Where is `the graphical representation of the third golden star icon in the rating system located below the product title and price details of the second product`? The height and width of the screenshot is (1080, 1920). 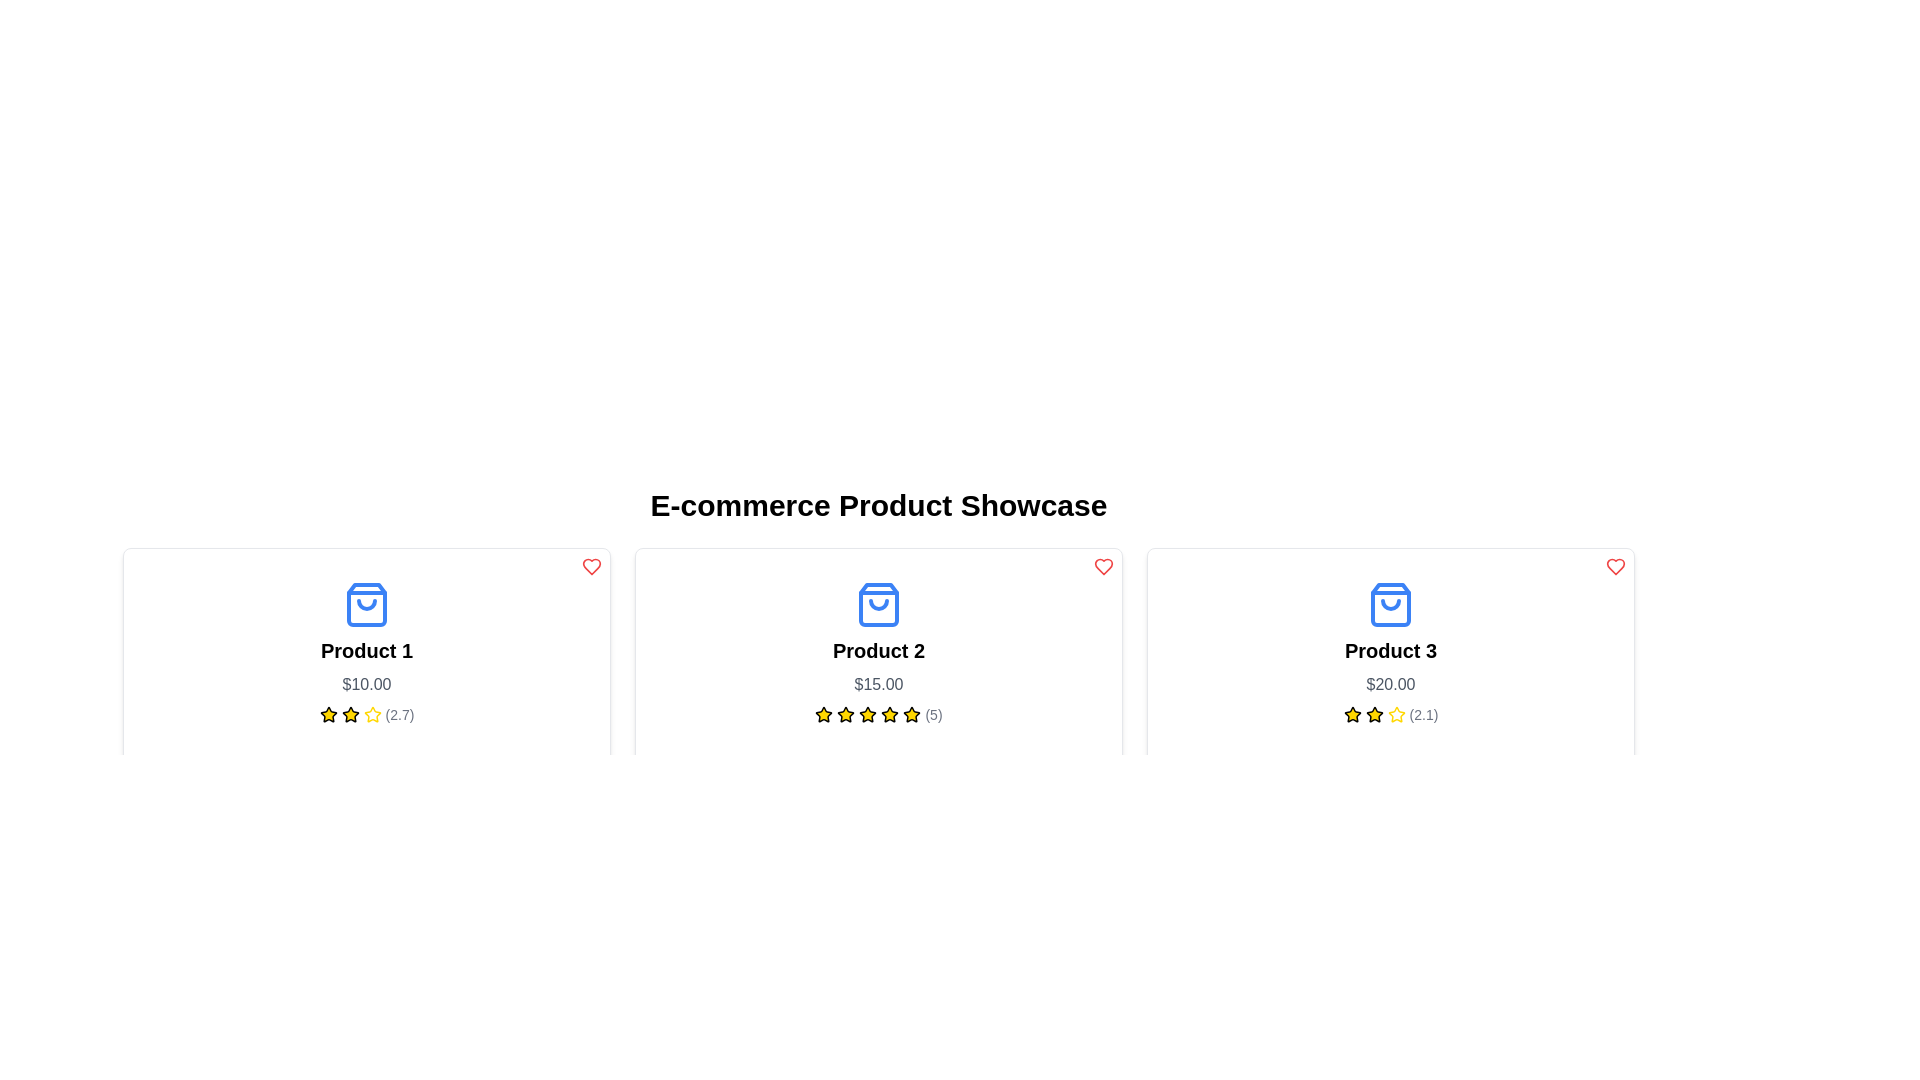
the graphical representation of the third golden star icon in the rating system located below the product title and price details of the second product is located at coordinates (840, 1005).